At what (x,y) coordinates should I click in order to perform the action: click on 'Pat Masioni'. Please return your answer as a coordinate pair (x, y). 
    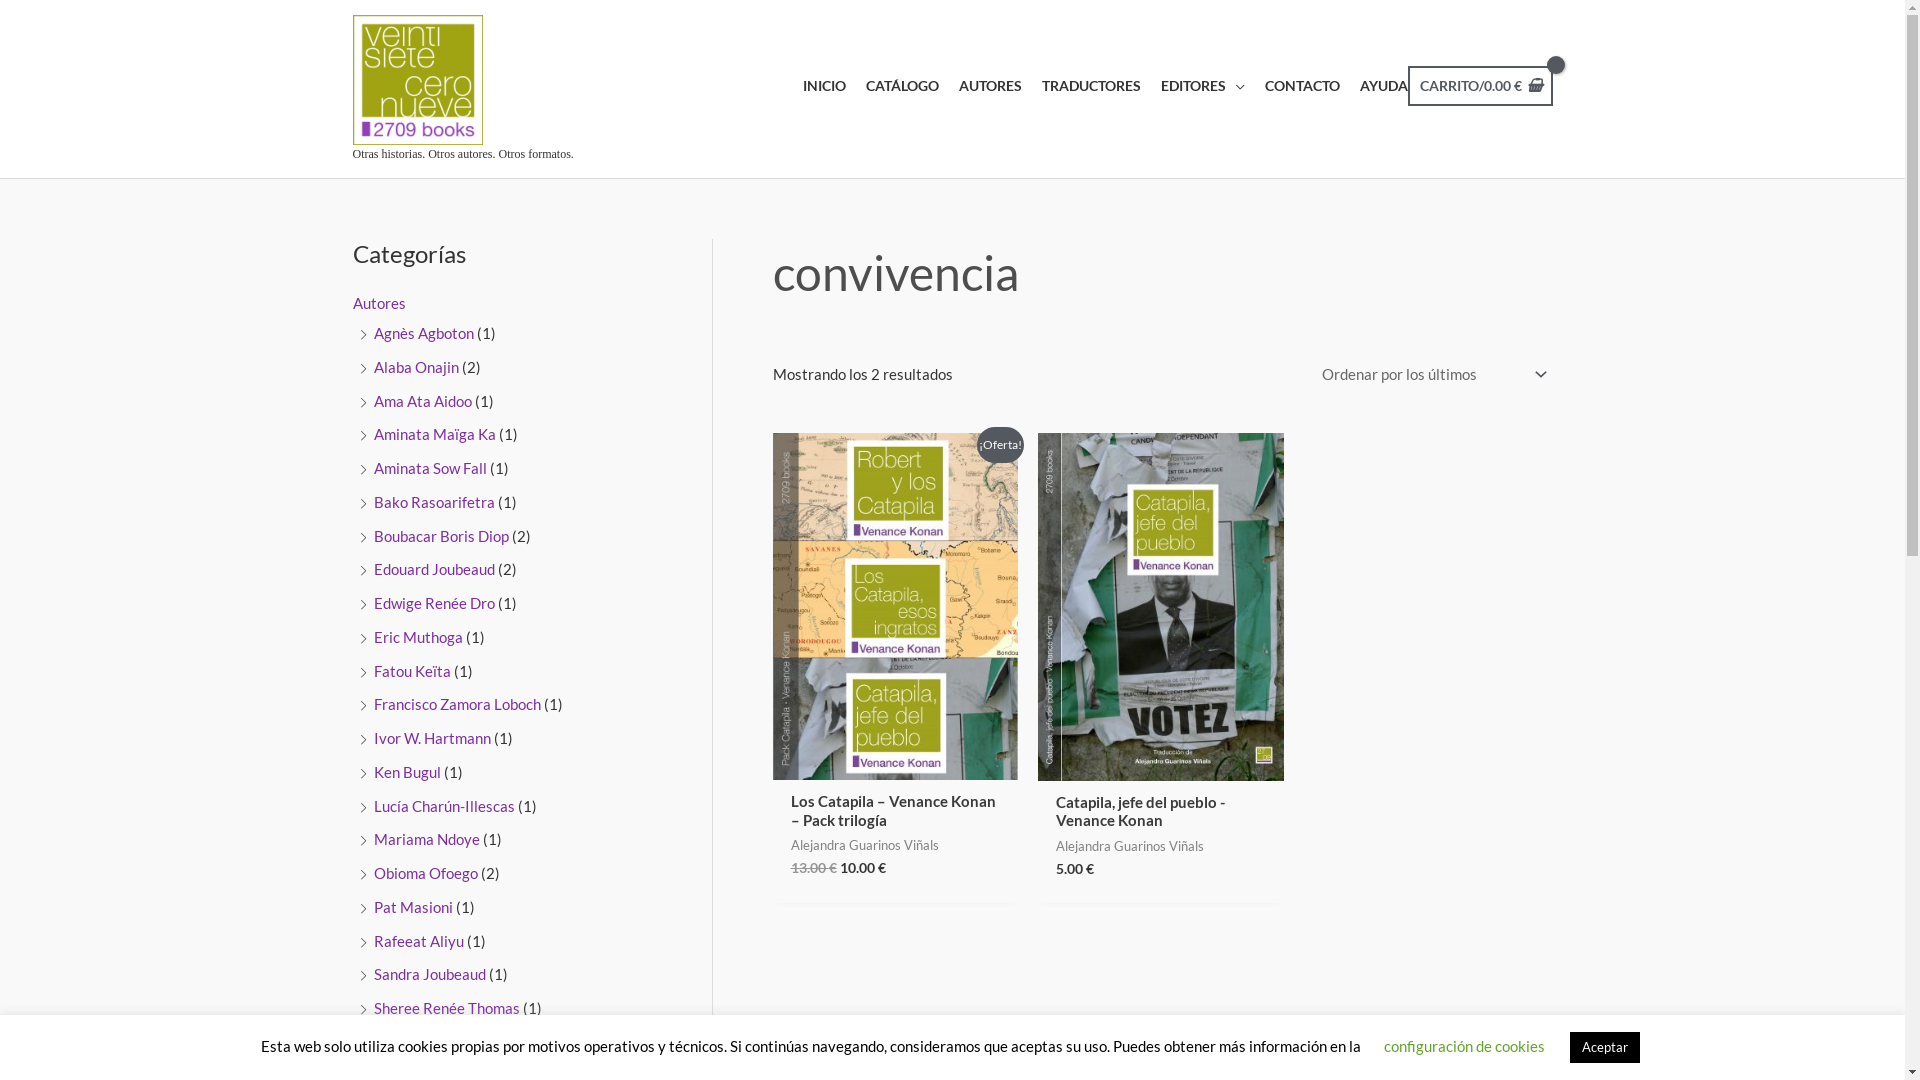
    Looking at the image, I should click on (412, 906).